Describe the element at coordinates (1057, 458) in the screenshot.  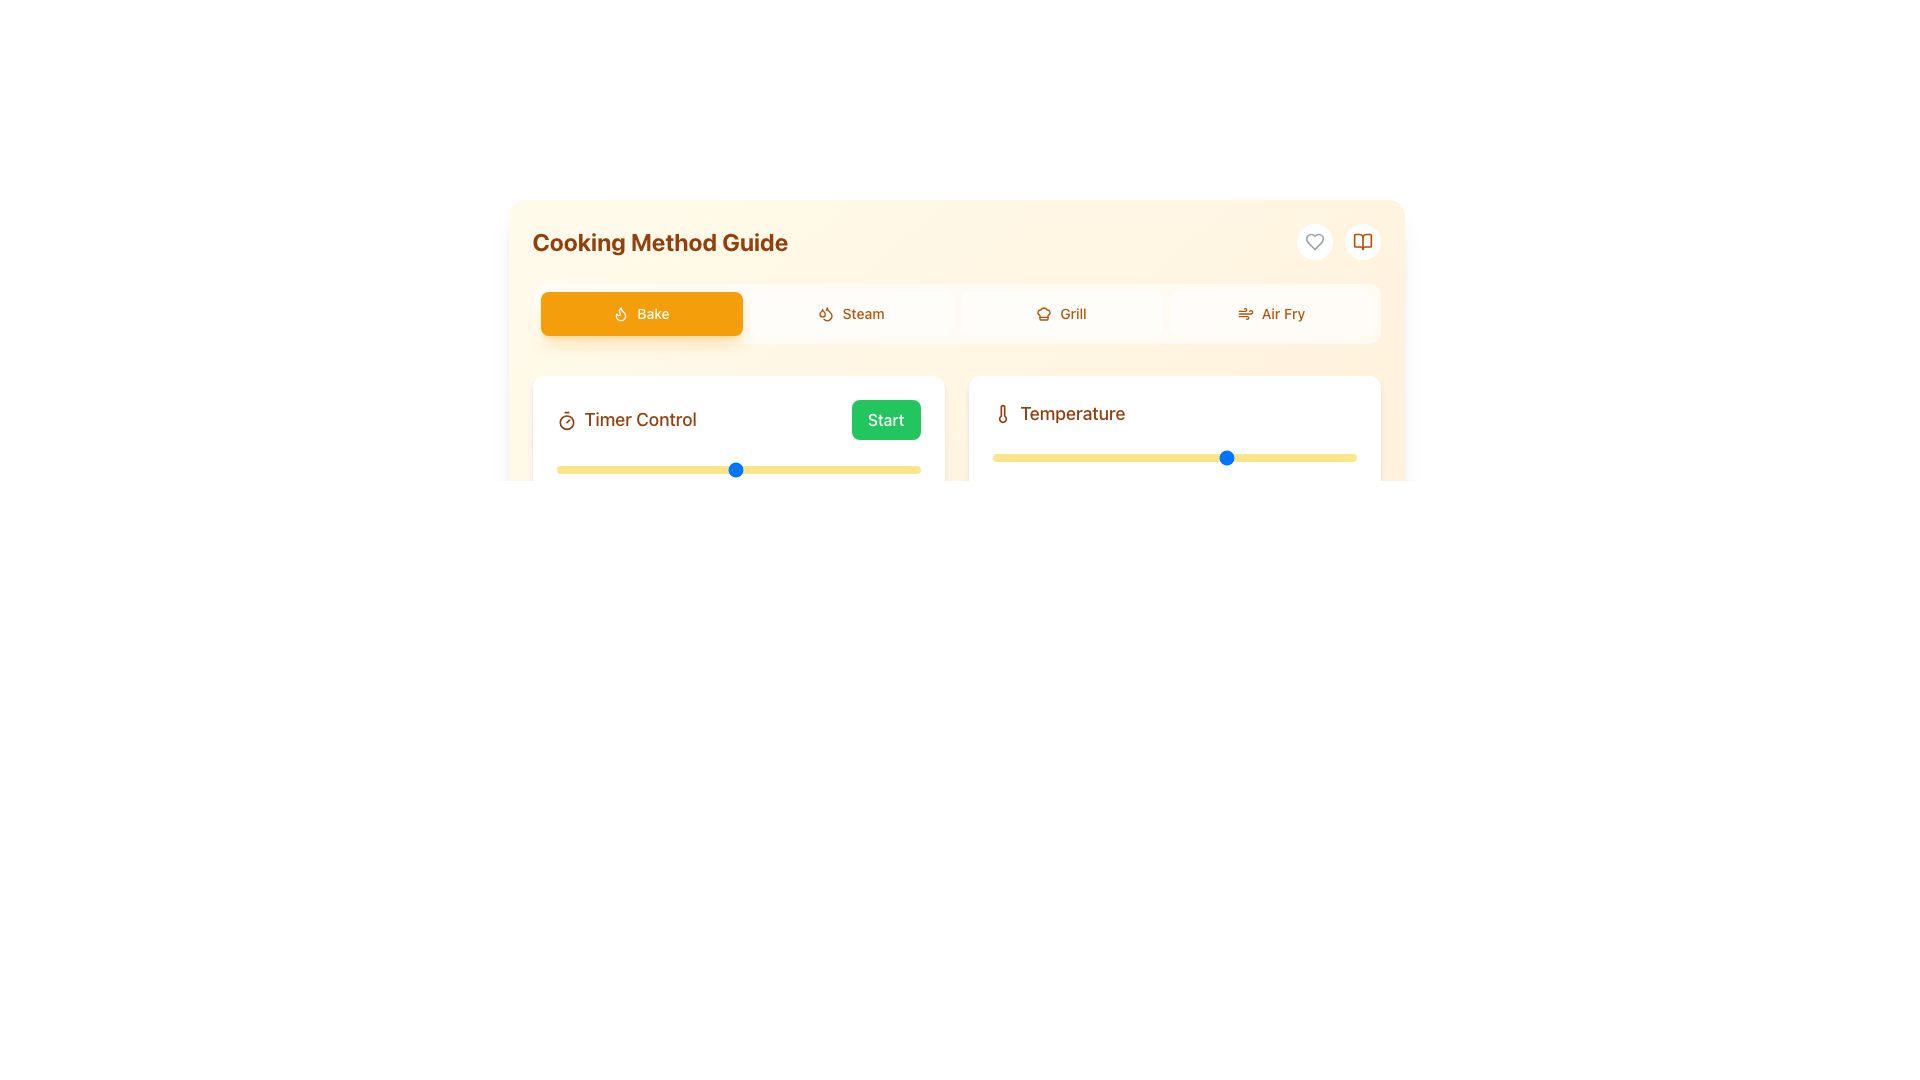
I see `the slider` at that location.